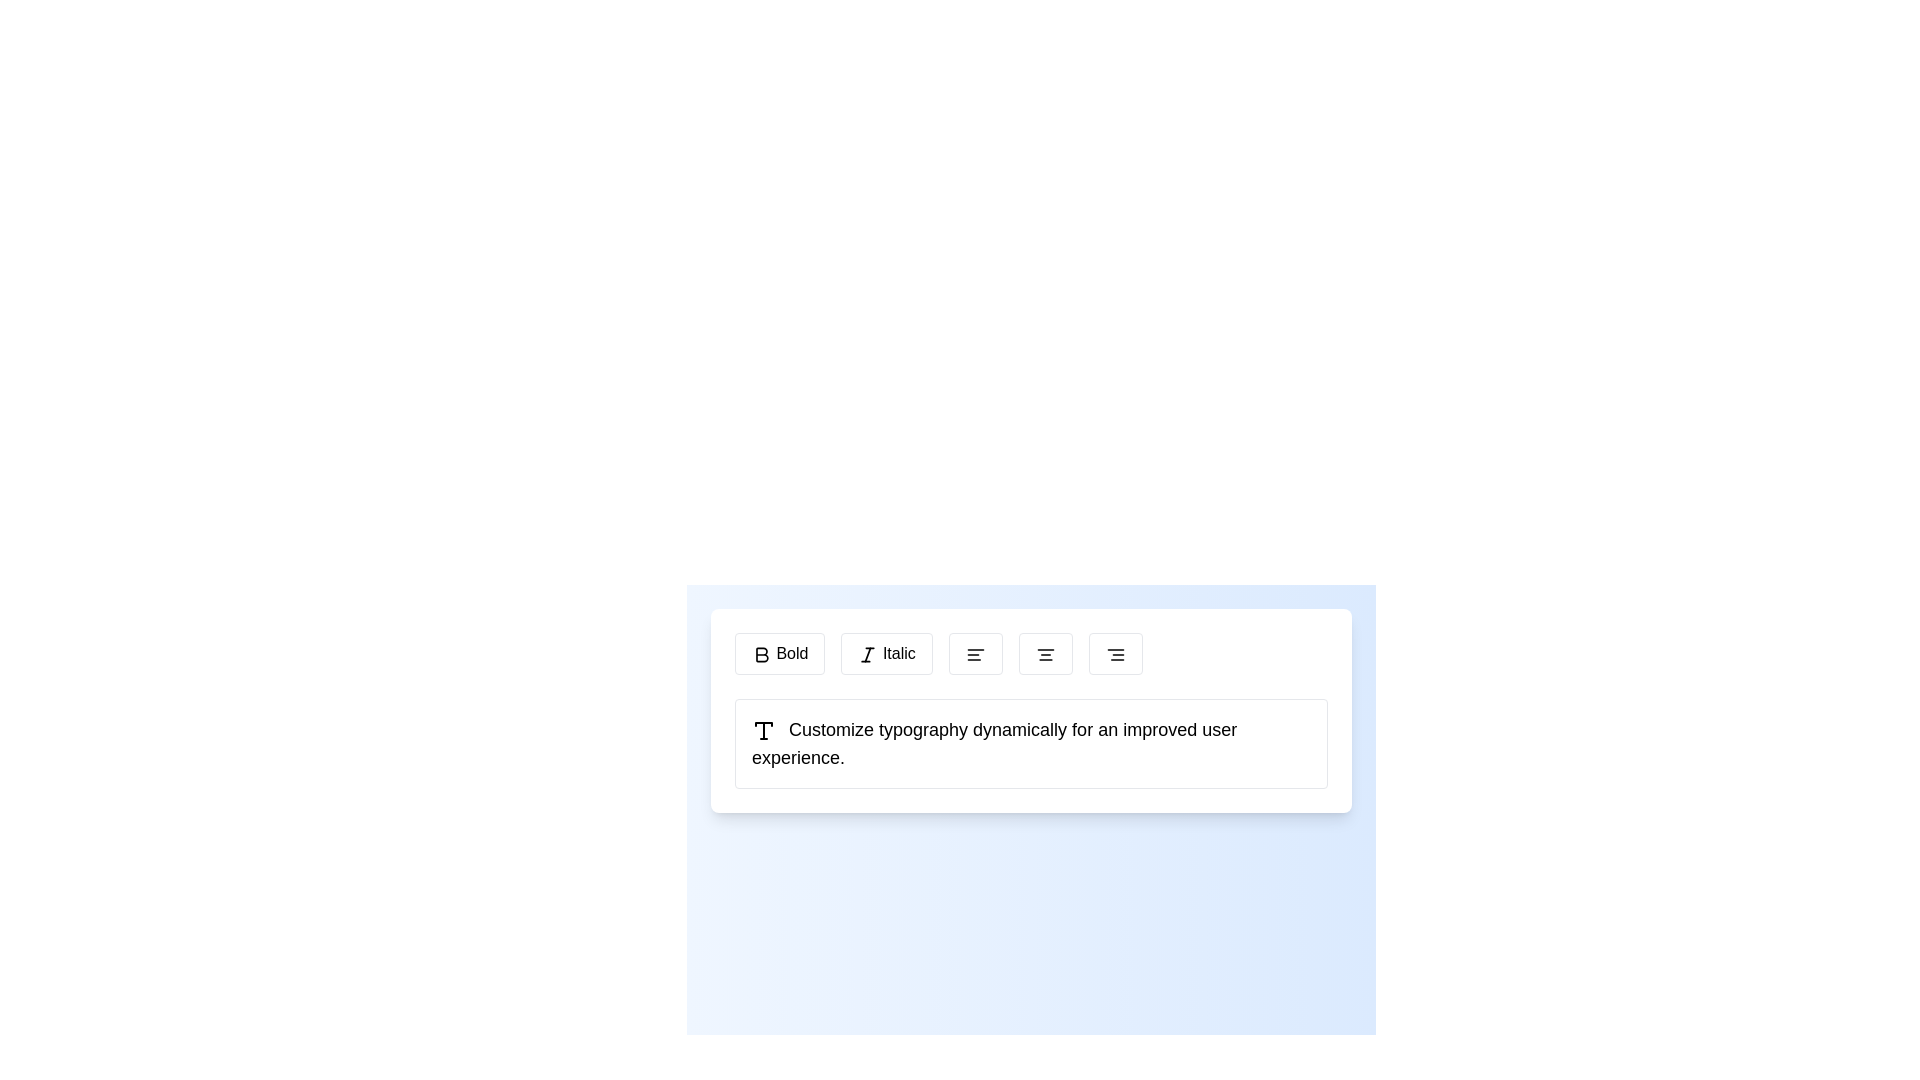 The height and width of the screenshot is (1080, 1920). Describe the element at coordinates (868, 654) in the screenshot. I see `the italic icon represented by a stylized letter 'I' within the 'Italic' button in the toolbar section above the text input area` at that location.